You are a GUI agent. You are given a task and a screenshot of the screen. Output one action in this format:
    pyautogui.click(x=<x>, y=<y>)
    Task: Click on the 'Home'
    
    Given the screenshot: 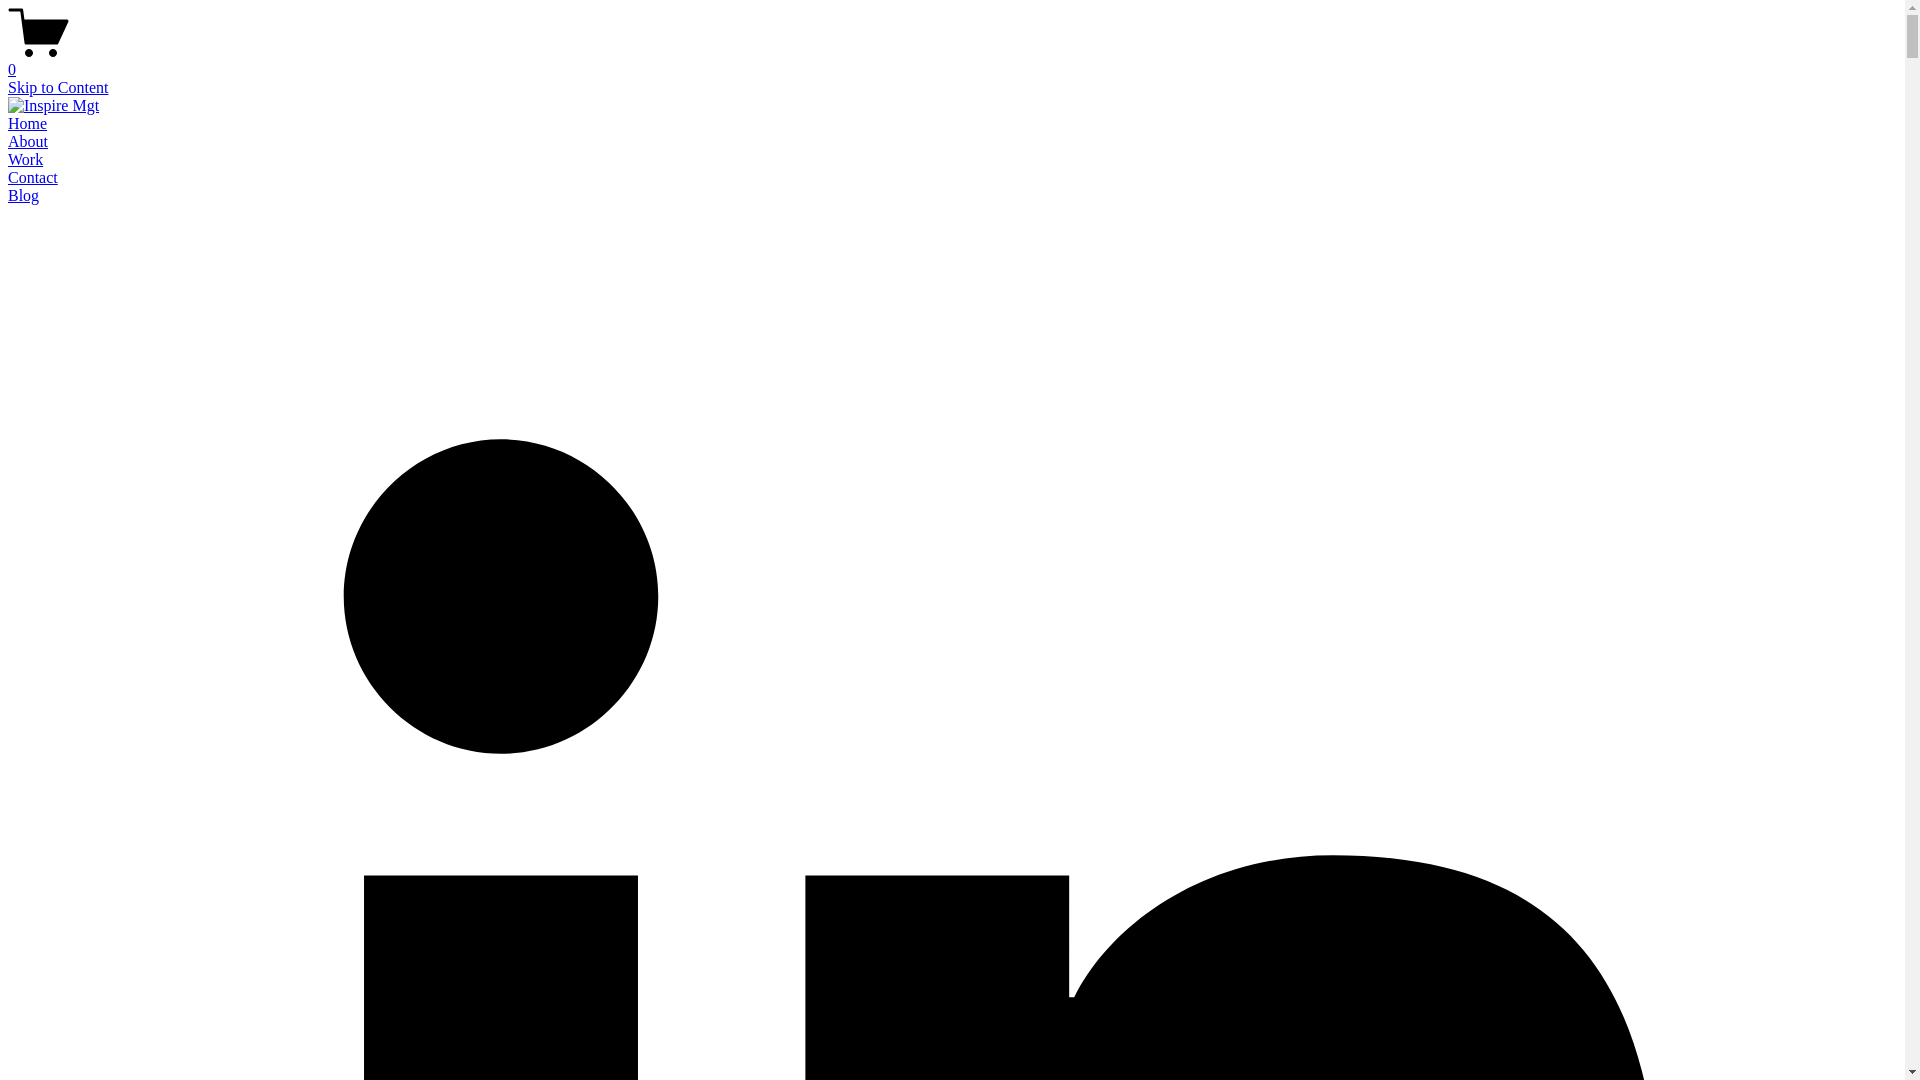 What is the action you would take?
    pyautogui.click(x=27, y=123)
    